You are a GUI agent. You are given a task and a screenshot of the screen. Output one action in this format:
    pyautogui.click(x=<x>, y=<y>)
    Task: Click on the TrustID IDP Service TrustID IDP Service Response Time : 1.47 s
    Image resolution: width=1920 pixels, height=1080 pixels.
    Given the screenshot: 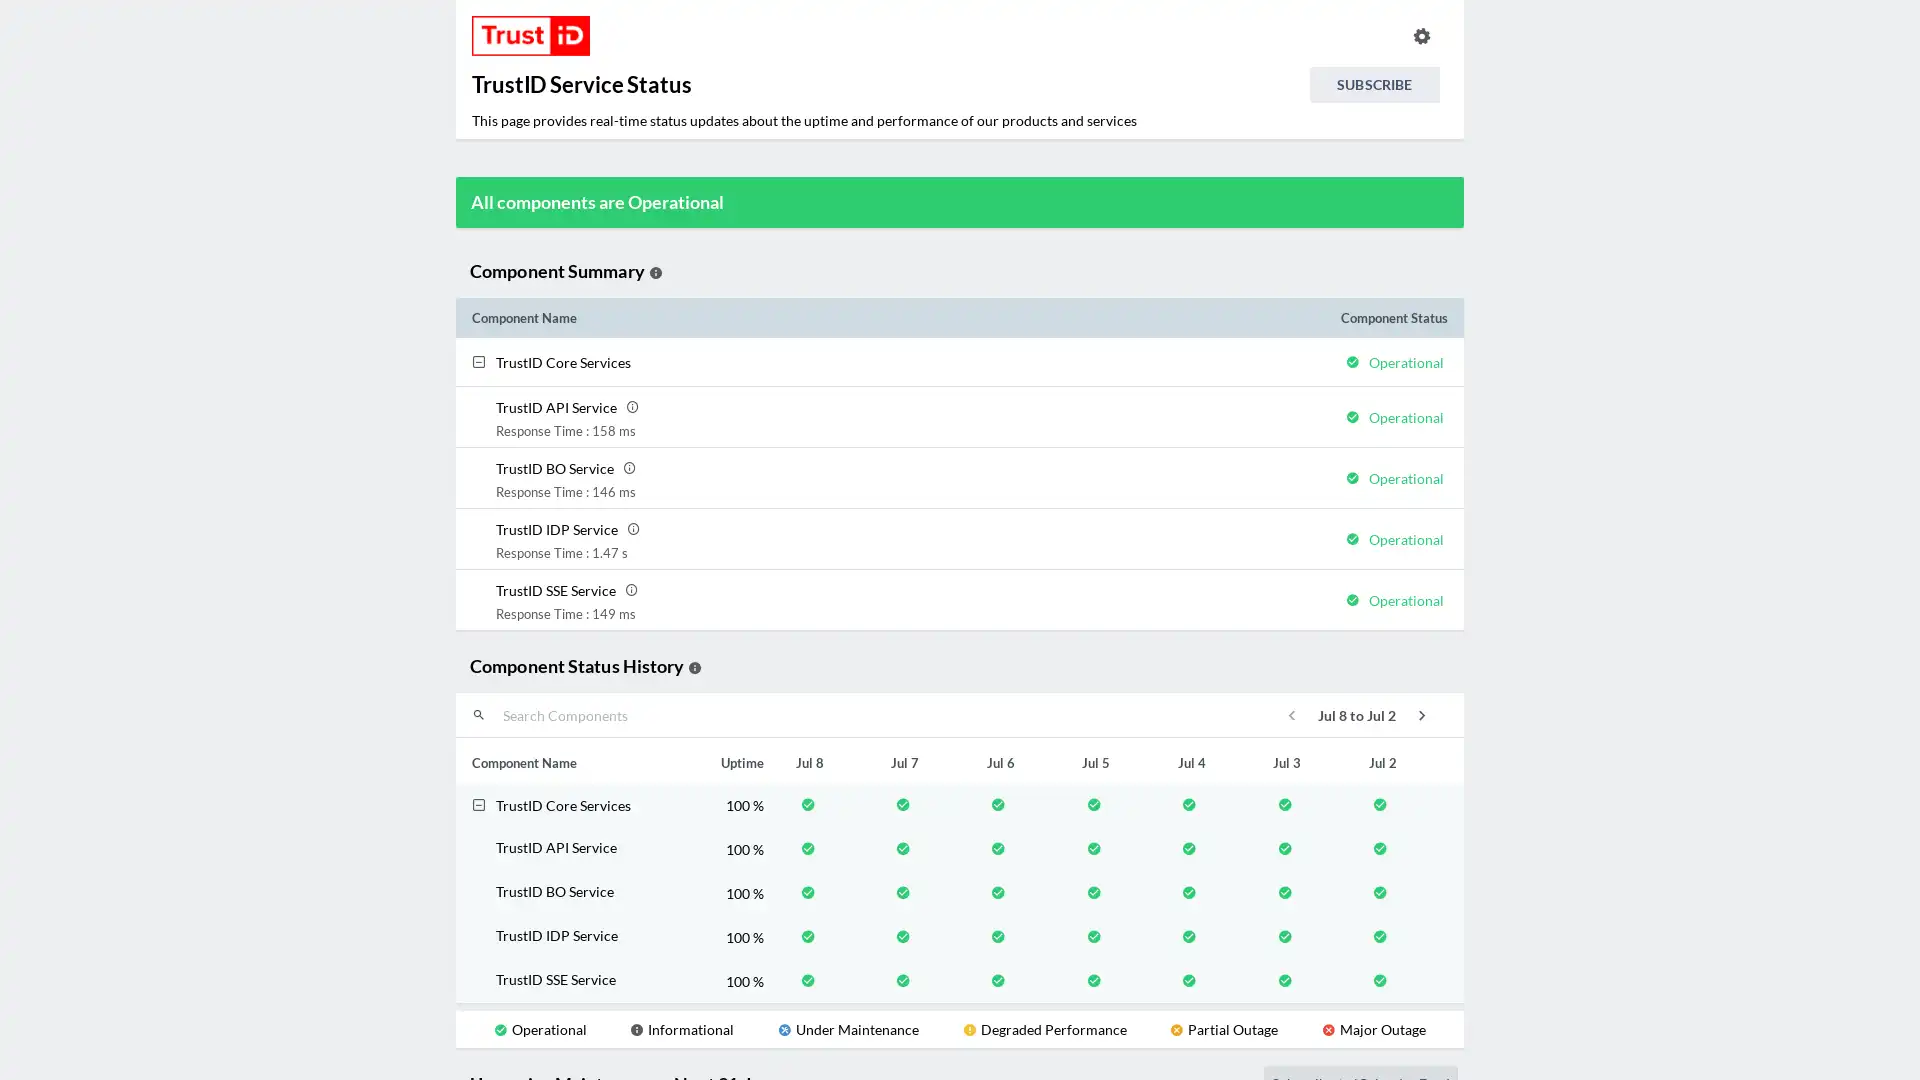 What is the action you would take?
    pyautogui.click(x=838, y=538)
    